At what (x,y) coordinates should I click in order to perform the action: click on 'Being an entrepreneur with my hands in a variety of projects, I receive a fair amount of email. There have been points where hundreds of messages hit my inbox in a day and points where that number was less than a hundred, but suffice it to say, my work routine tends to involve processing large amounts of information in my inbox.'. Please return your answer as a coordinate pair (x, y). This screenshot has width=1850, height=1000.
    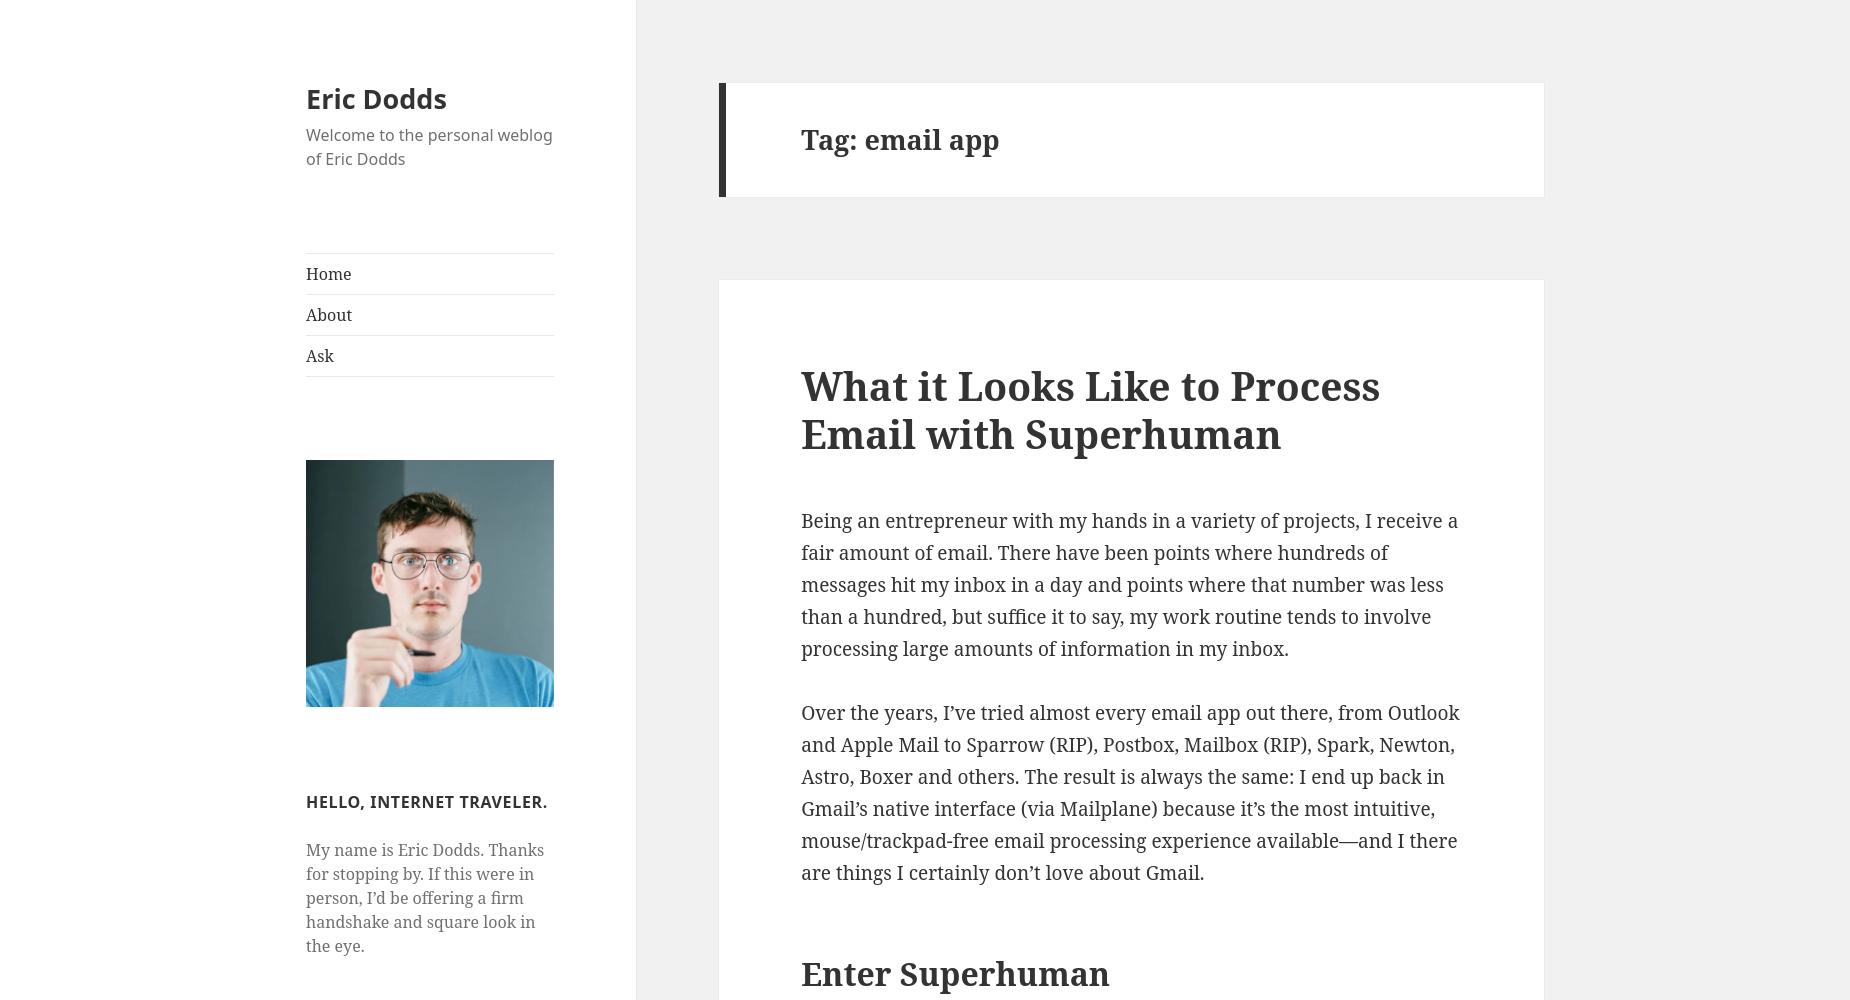
    Looking at the image, I should click on (1128, 583).